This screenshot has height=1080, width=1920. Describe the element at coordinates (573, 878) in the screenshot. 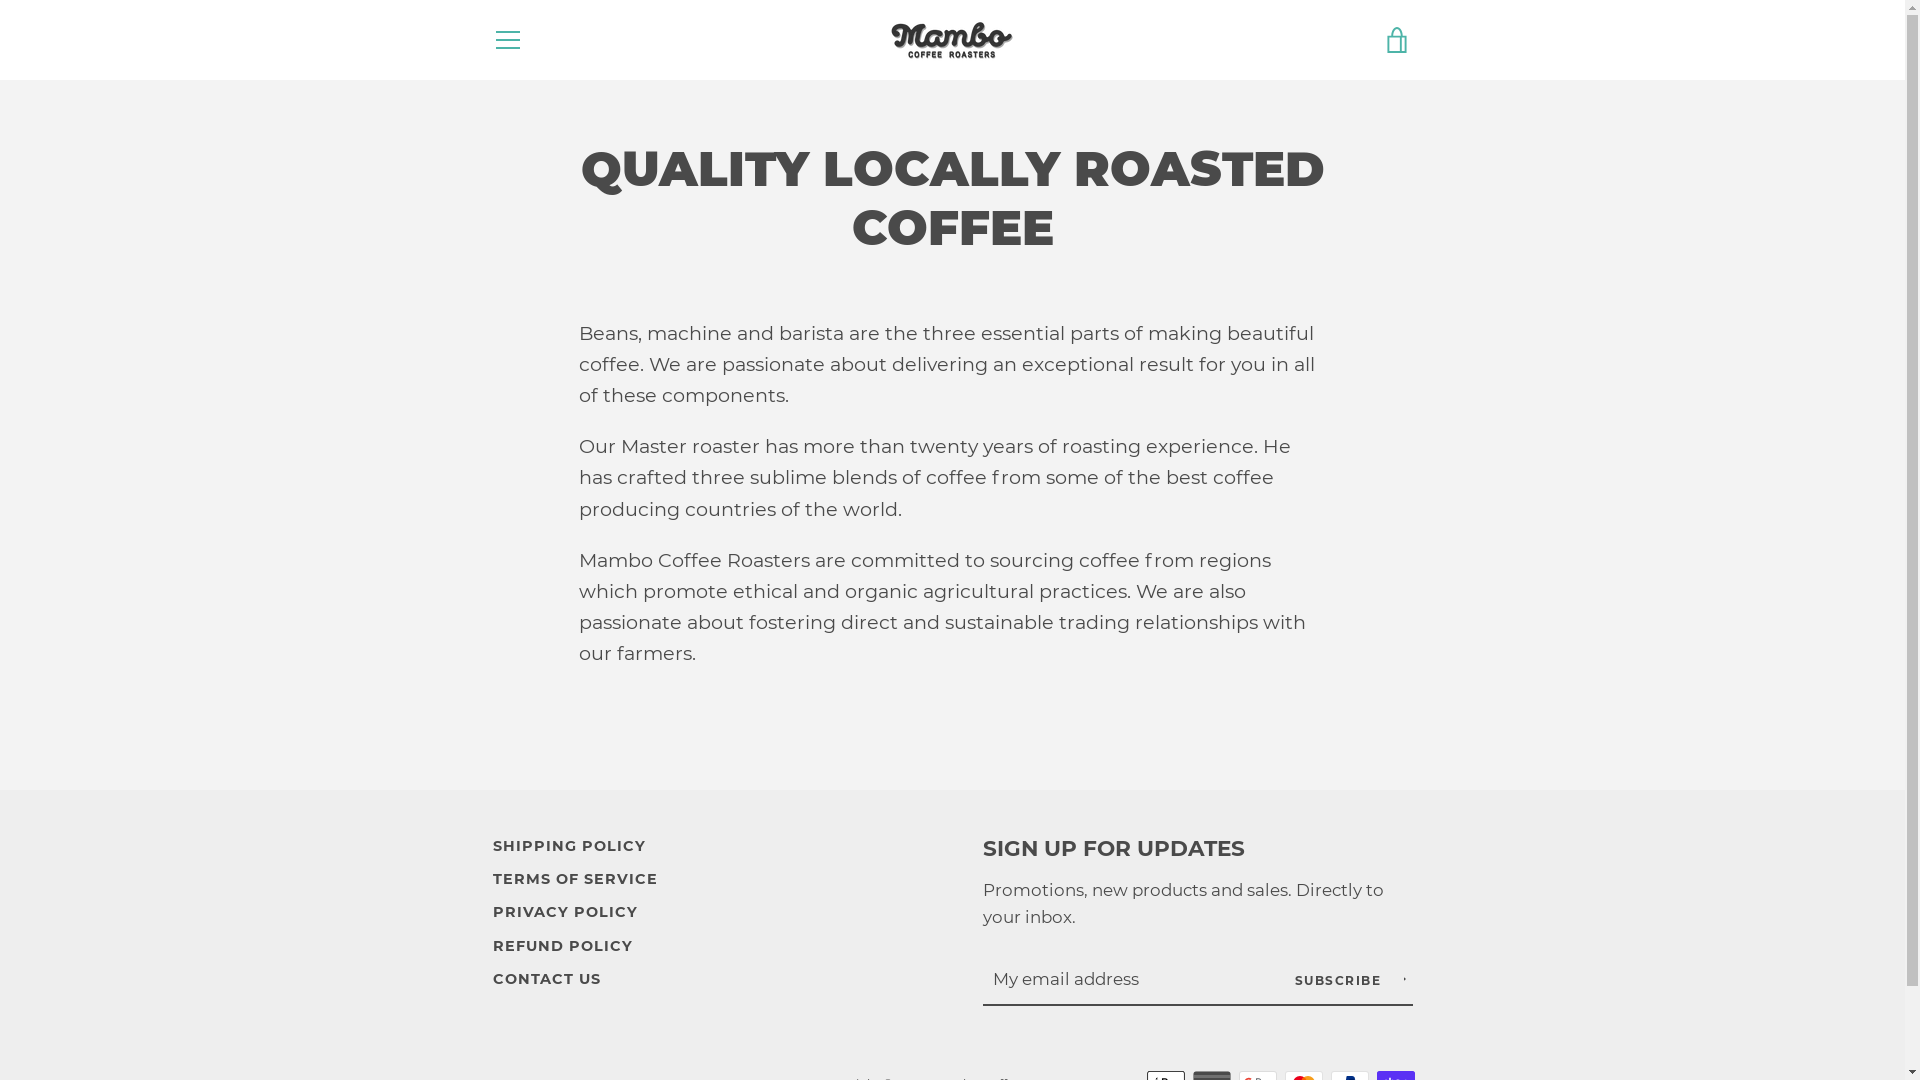

I see `'TERMS OF SERVICE'` at that location.